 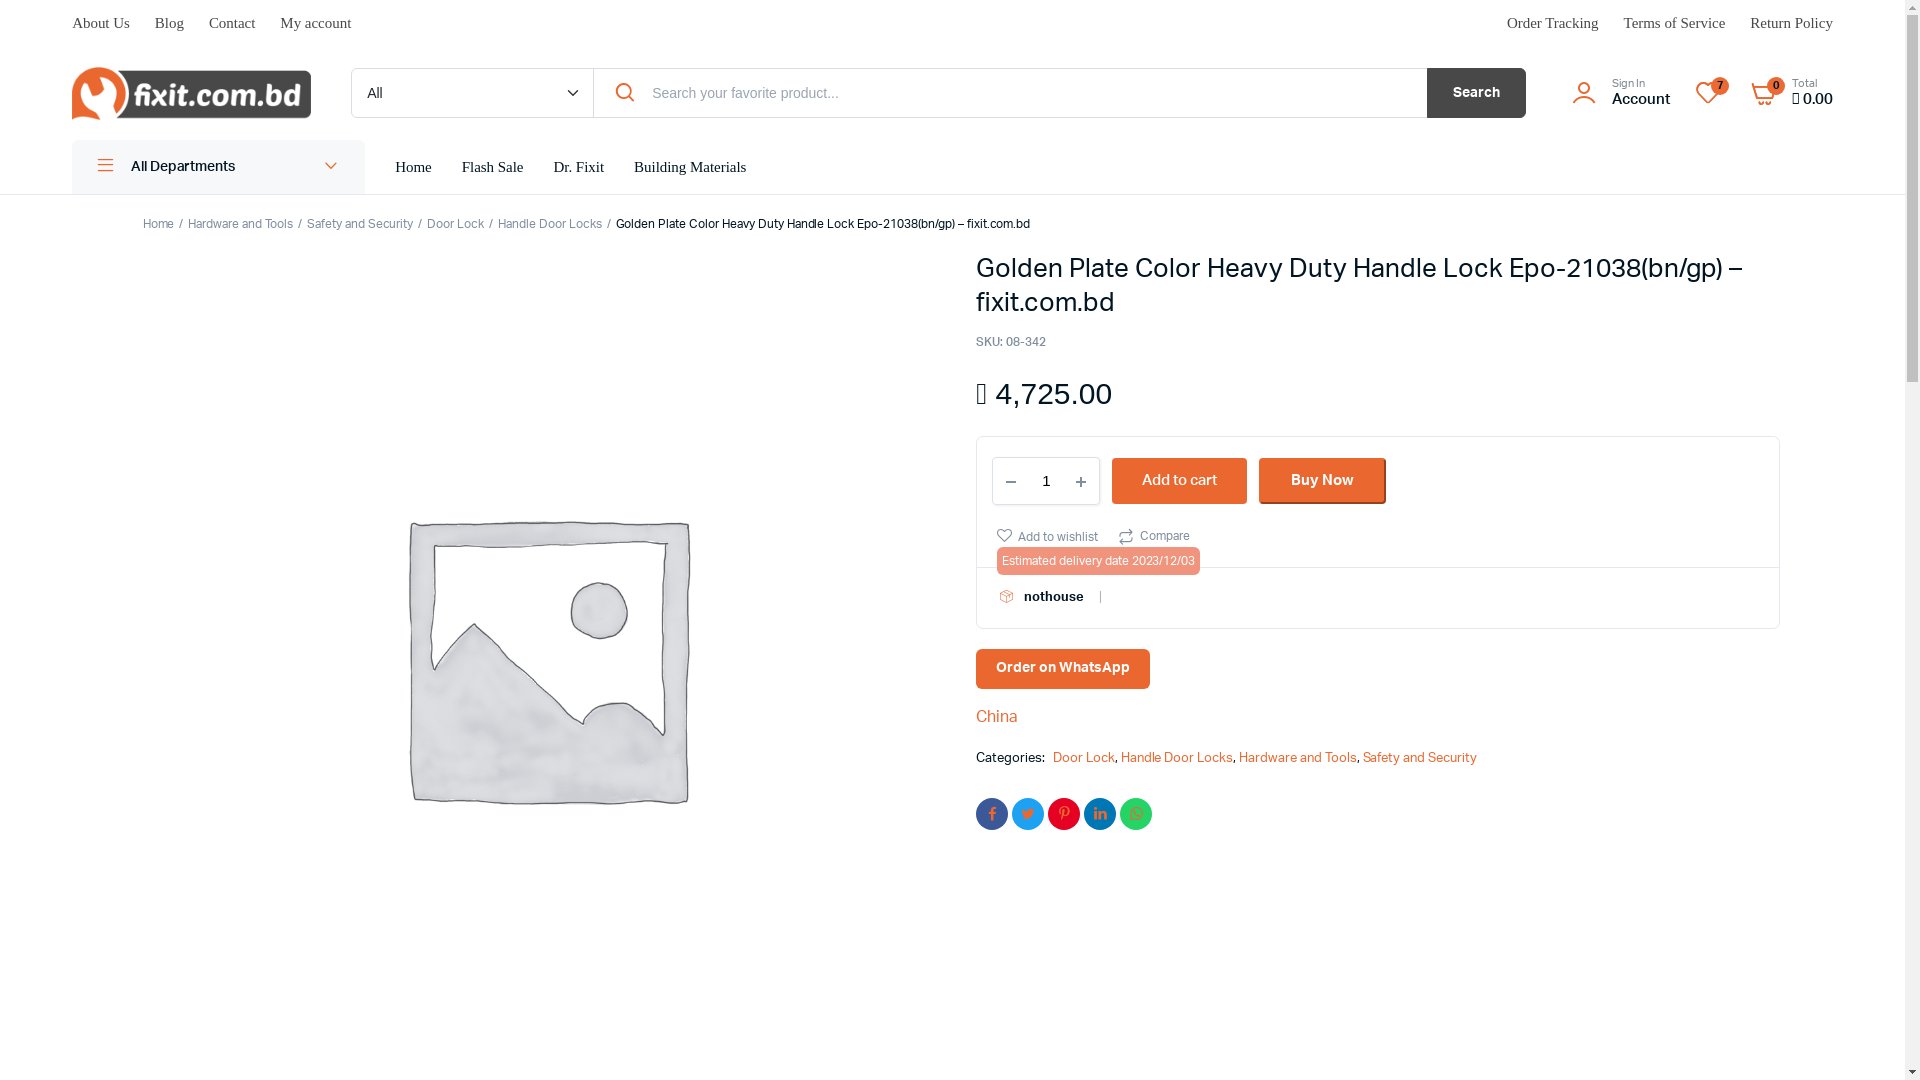 What do you see at coordinates (1046, 535) in the screenshot?
I see `'Add to wishlist'` at bounding box center [1046, 535].